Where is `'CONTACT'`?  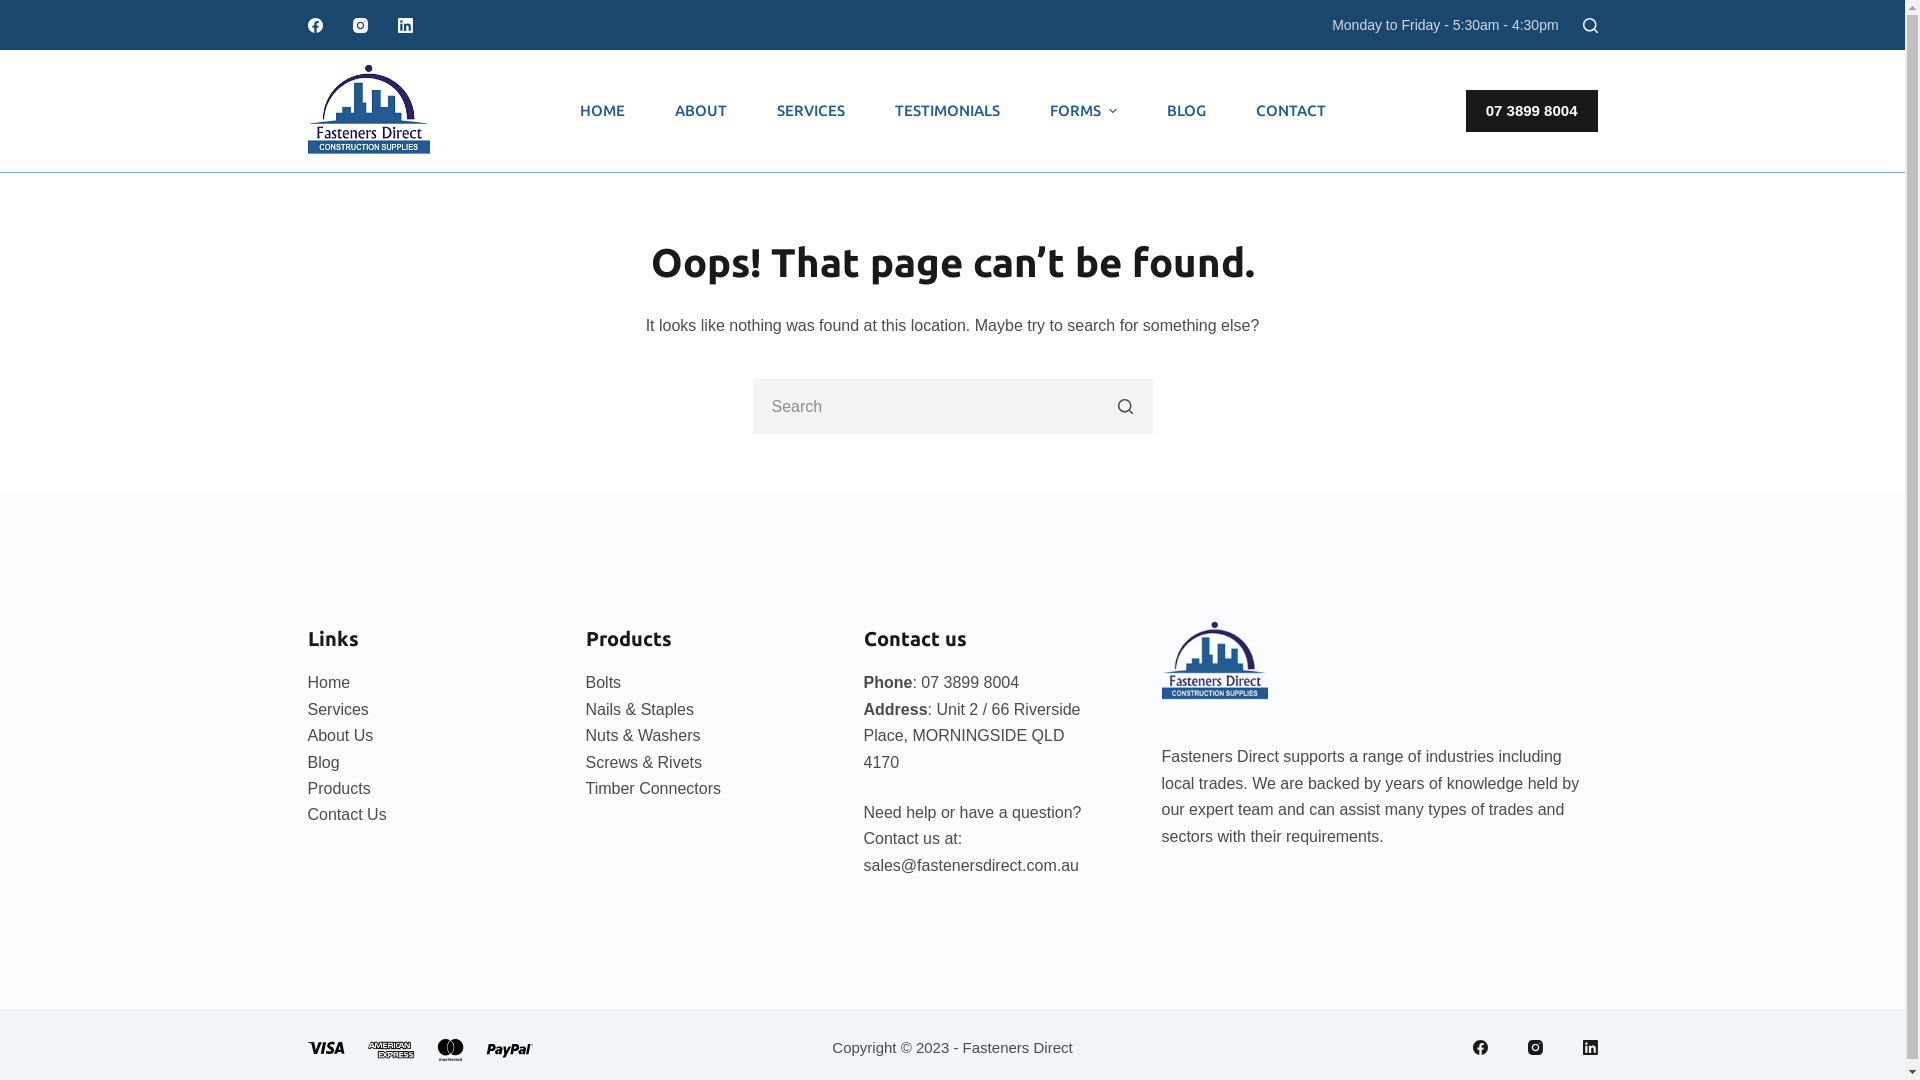
'CONTACT' is located at coordinates (1290, 111).